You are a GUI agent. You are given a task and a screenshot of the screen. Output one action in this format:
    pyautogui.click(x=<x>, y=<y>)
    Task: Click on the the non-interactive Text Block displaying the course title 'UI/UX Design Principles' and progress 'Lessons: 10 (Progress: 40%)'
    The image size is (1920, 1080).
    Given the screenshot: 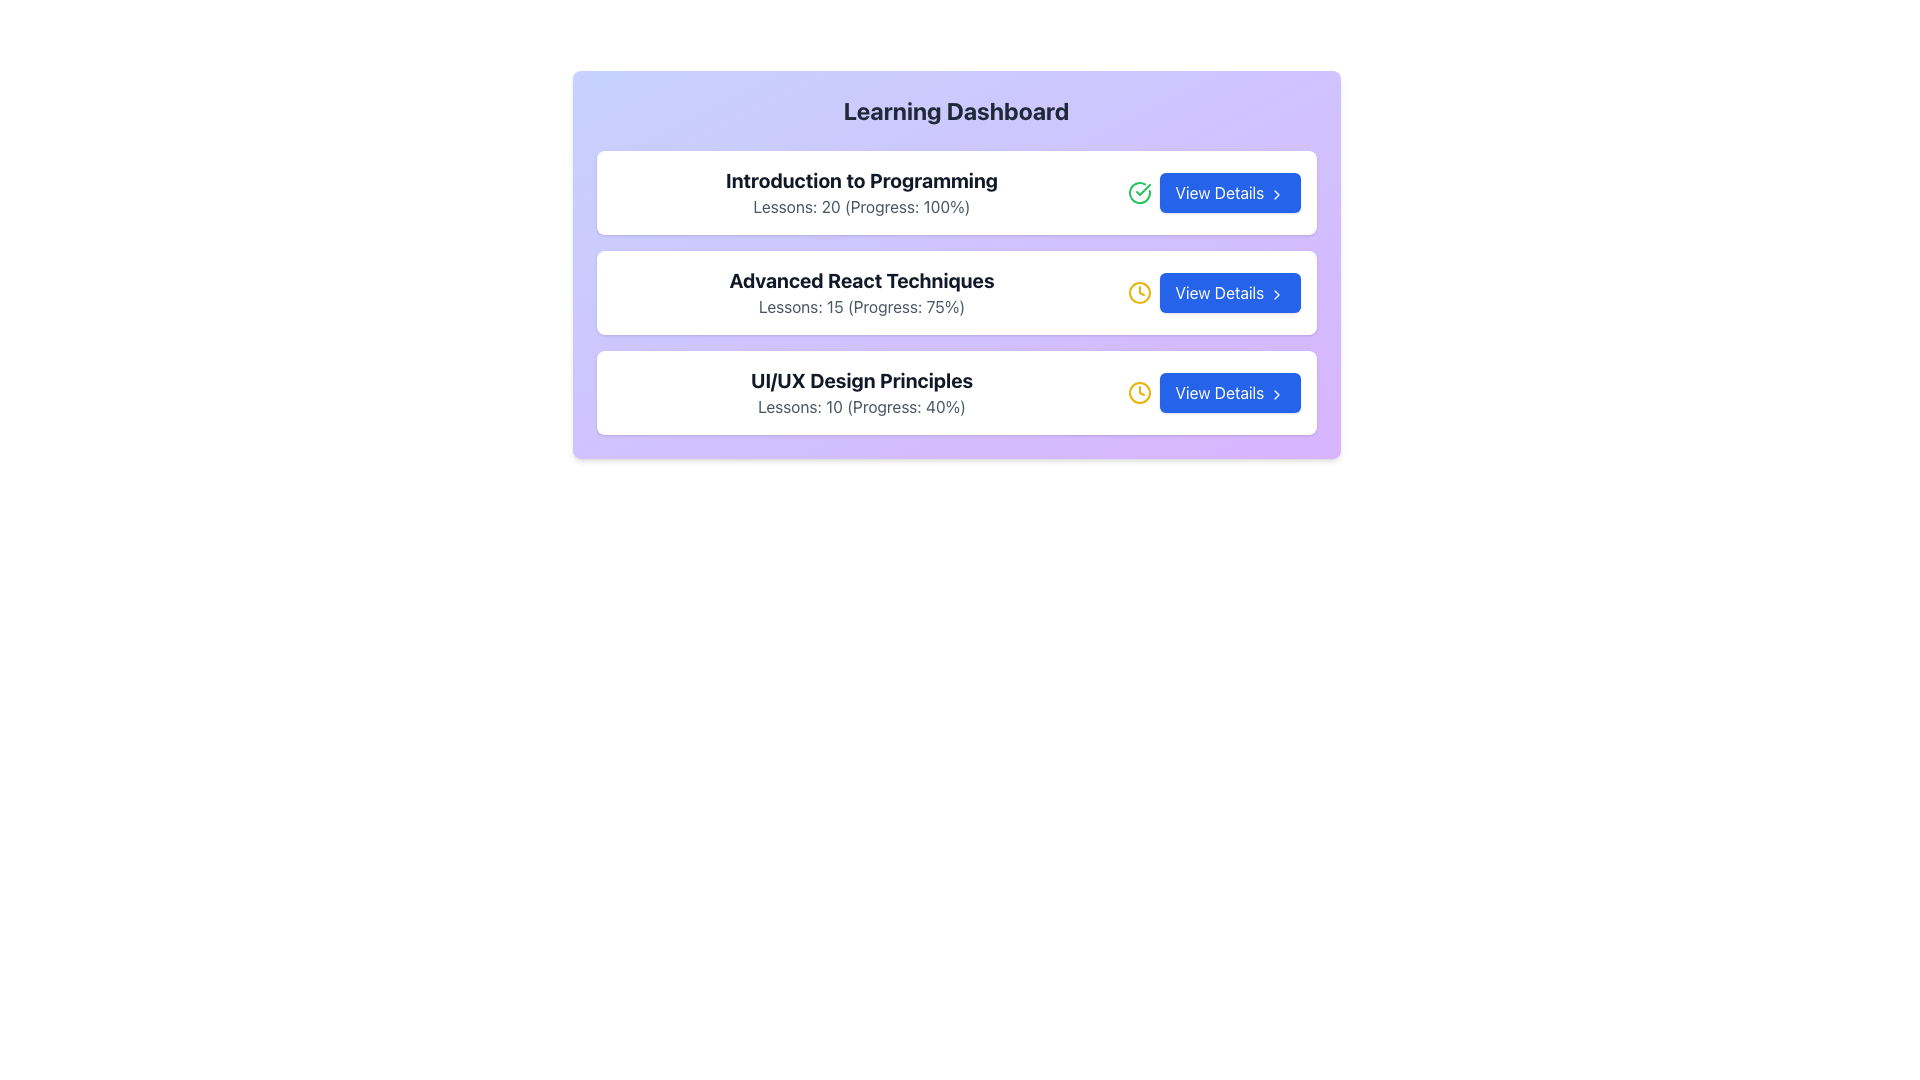 What is the action you would take?
    pyautogui.click(x=862, y=393)
    